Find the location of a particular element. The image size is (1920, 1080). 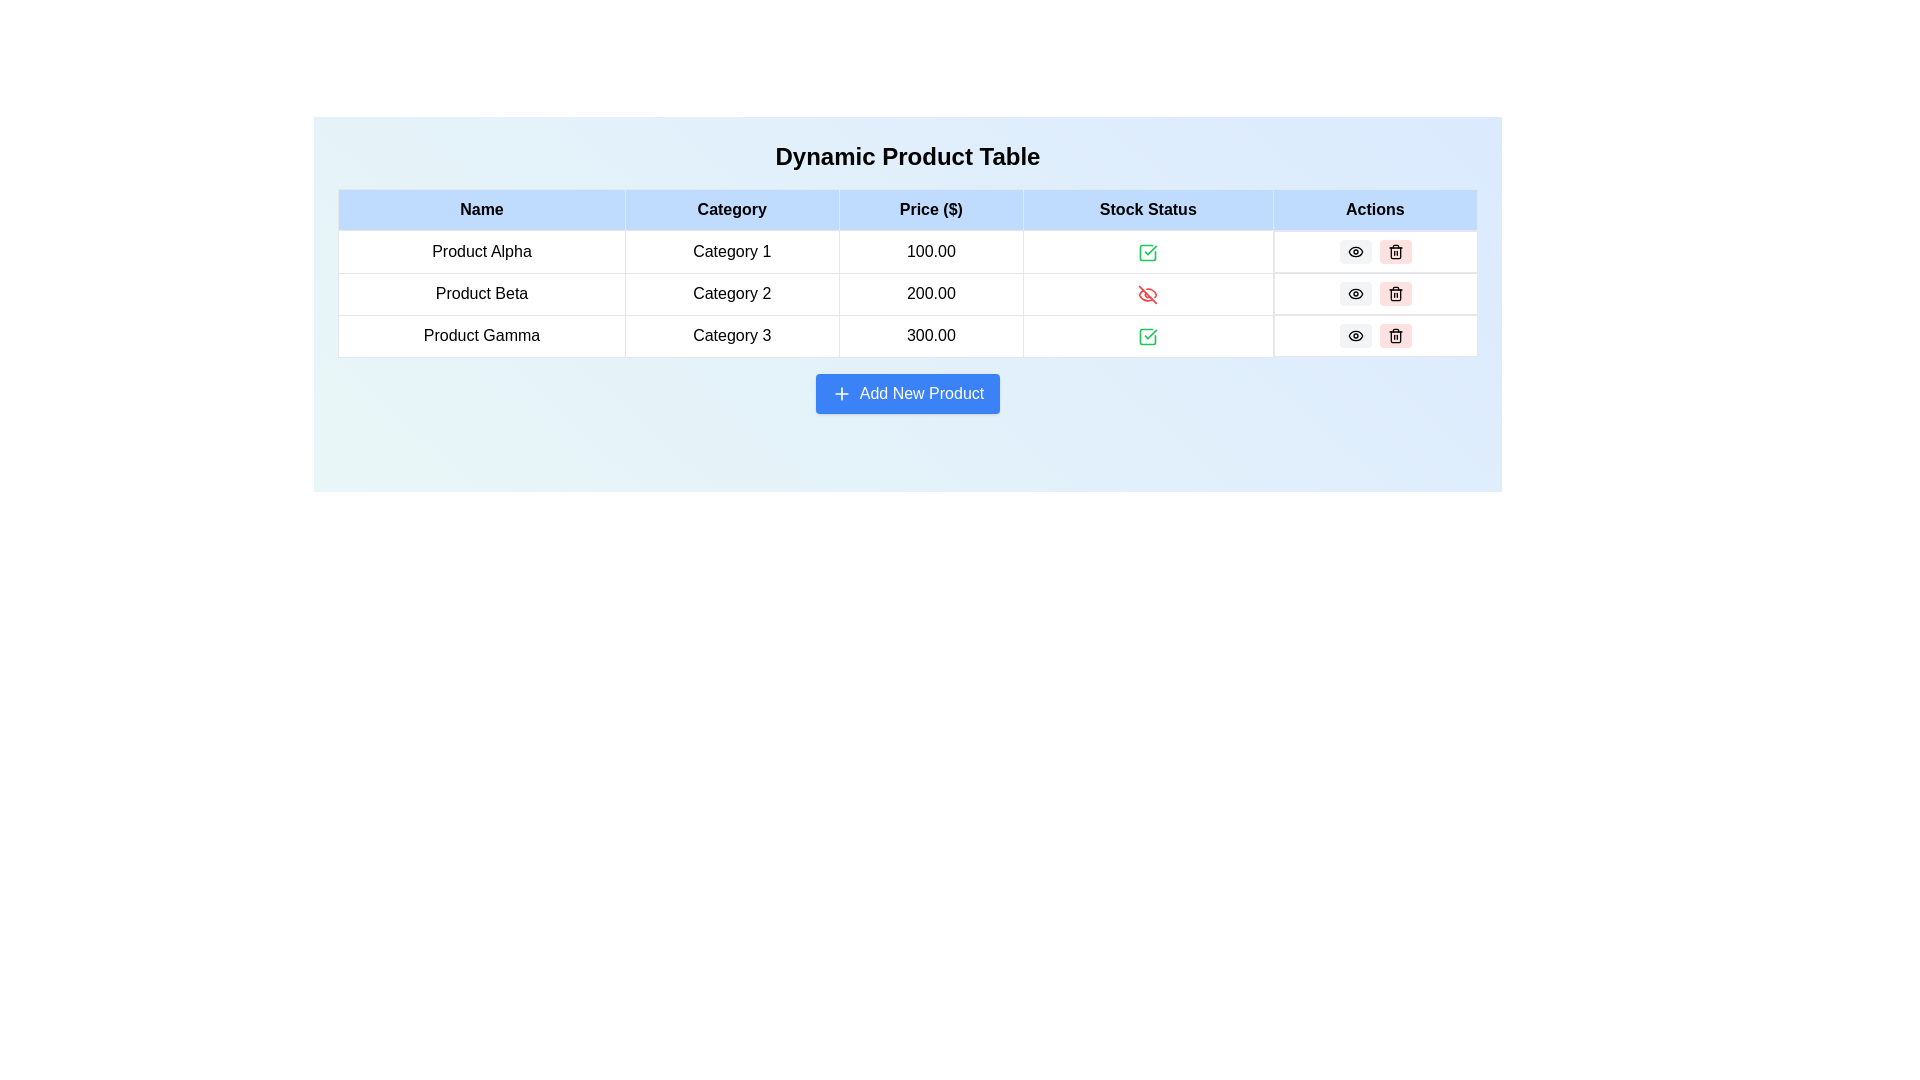

the first action button in the 'Actions' column of the second row of the product table, which has a rounded gray background that changes to purple upon hover is located at coordinates (1355, 250).